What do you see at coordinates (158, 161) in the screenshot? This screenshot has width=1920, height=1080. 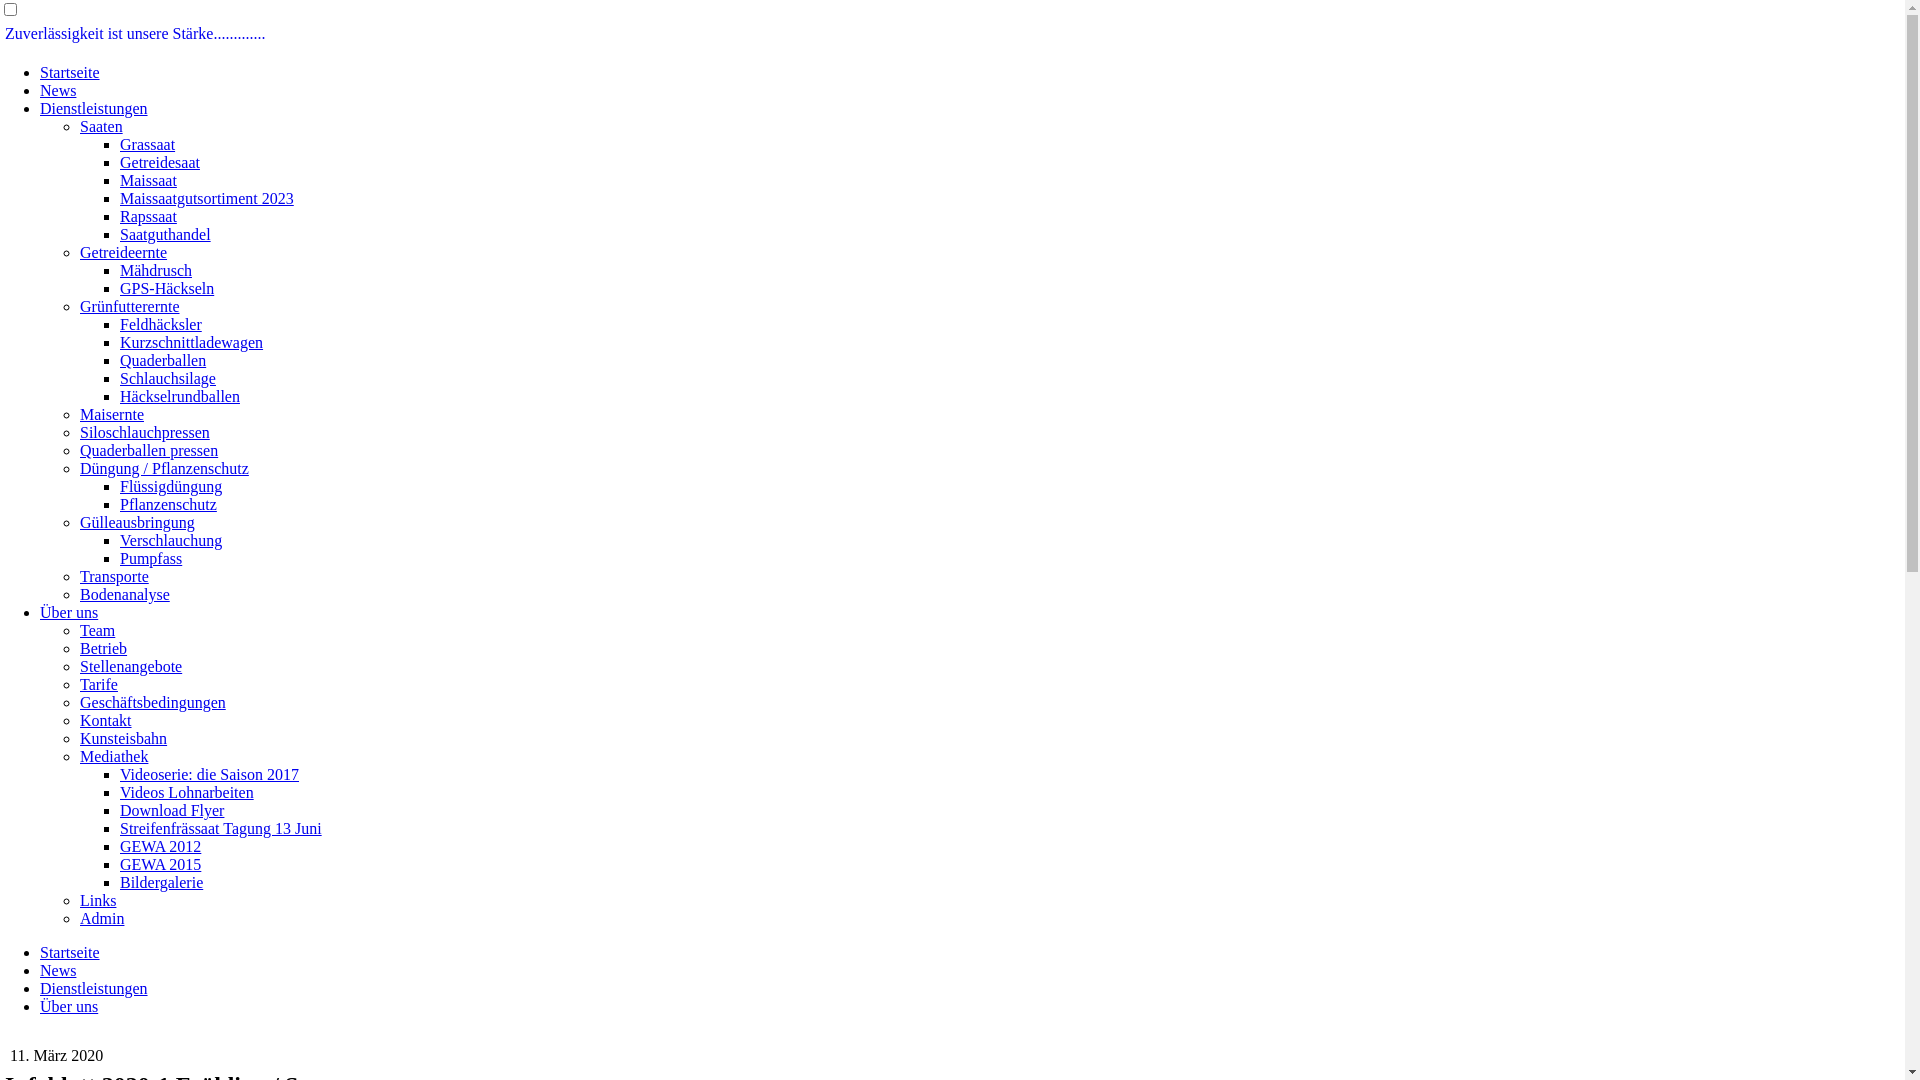 I see `'Getreidesaat'` at bounding box center [158, 161].